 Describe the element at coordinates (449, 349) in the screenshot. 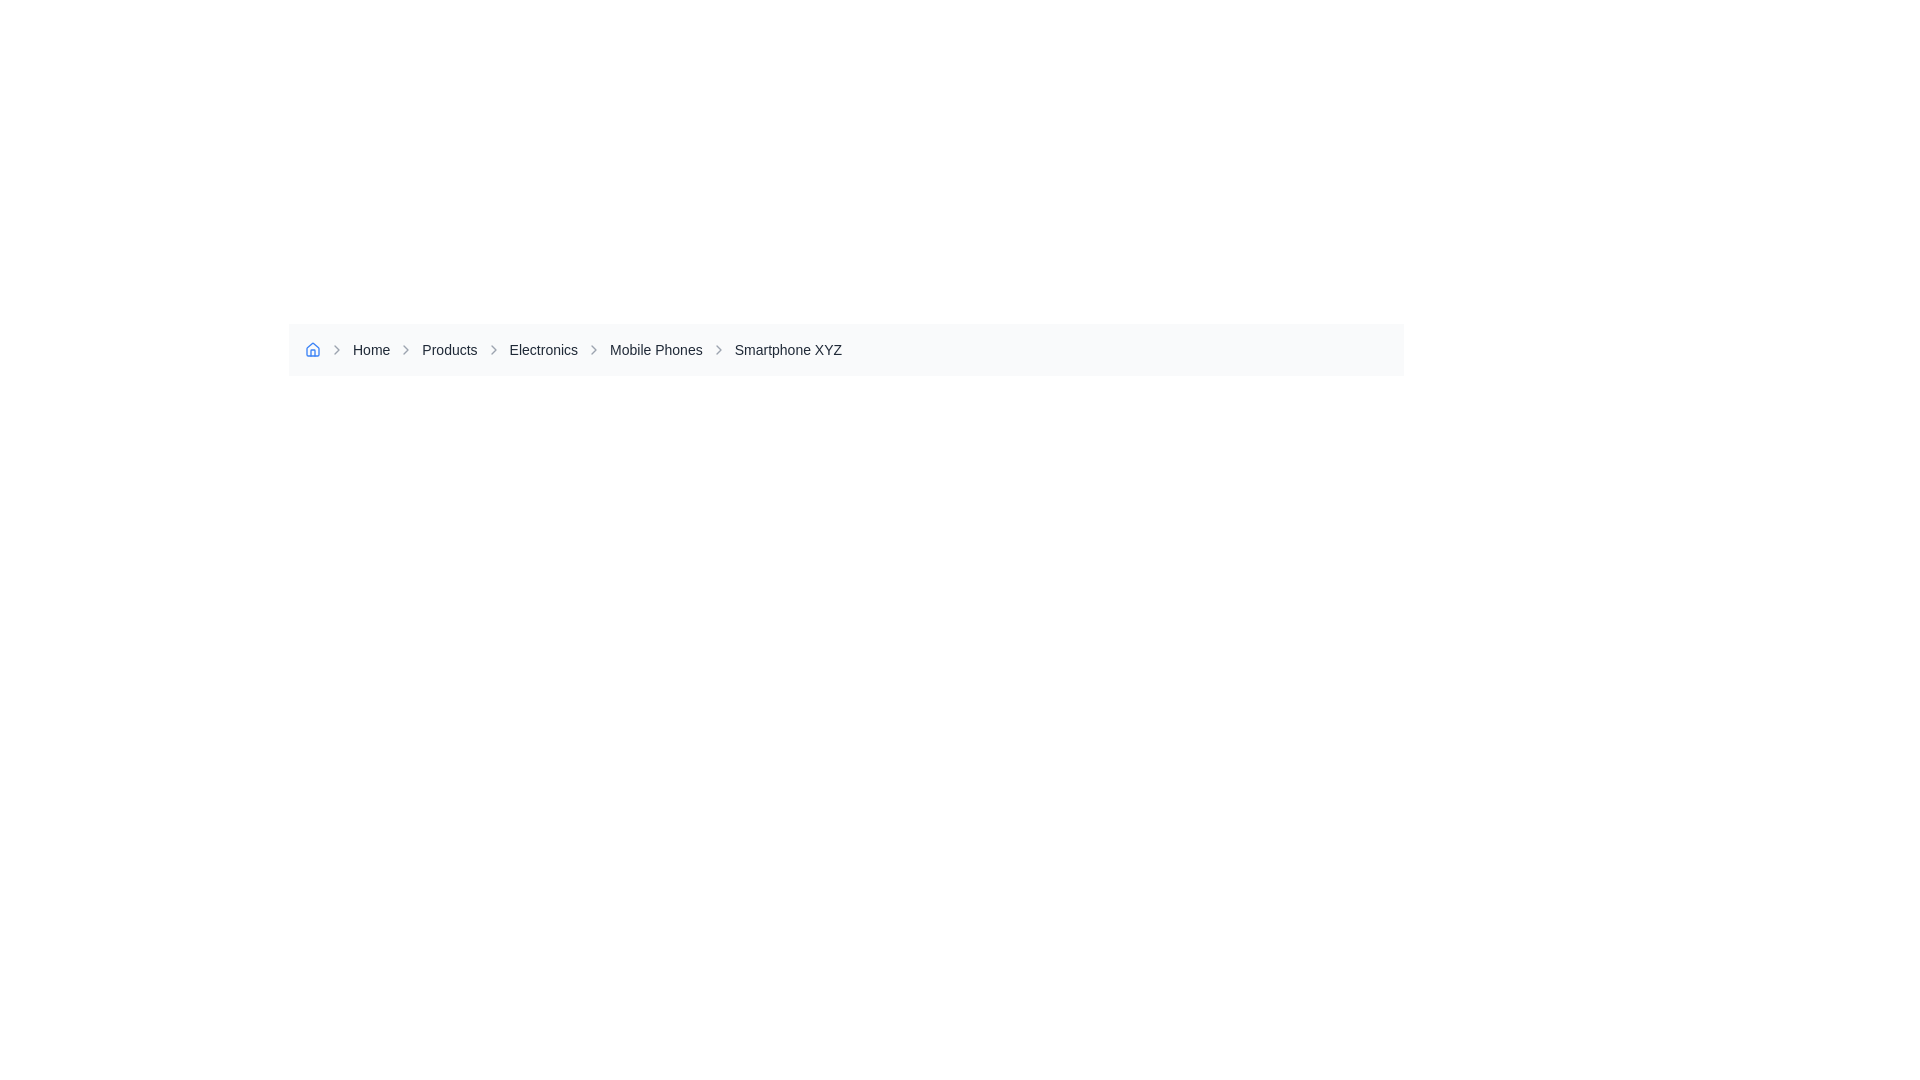

I see `the 'Products' hyperlink in the breadcrumb navigation bar to change its color to blue` at that location.